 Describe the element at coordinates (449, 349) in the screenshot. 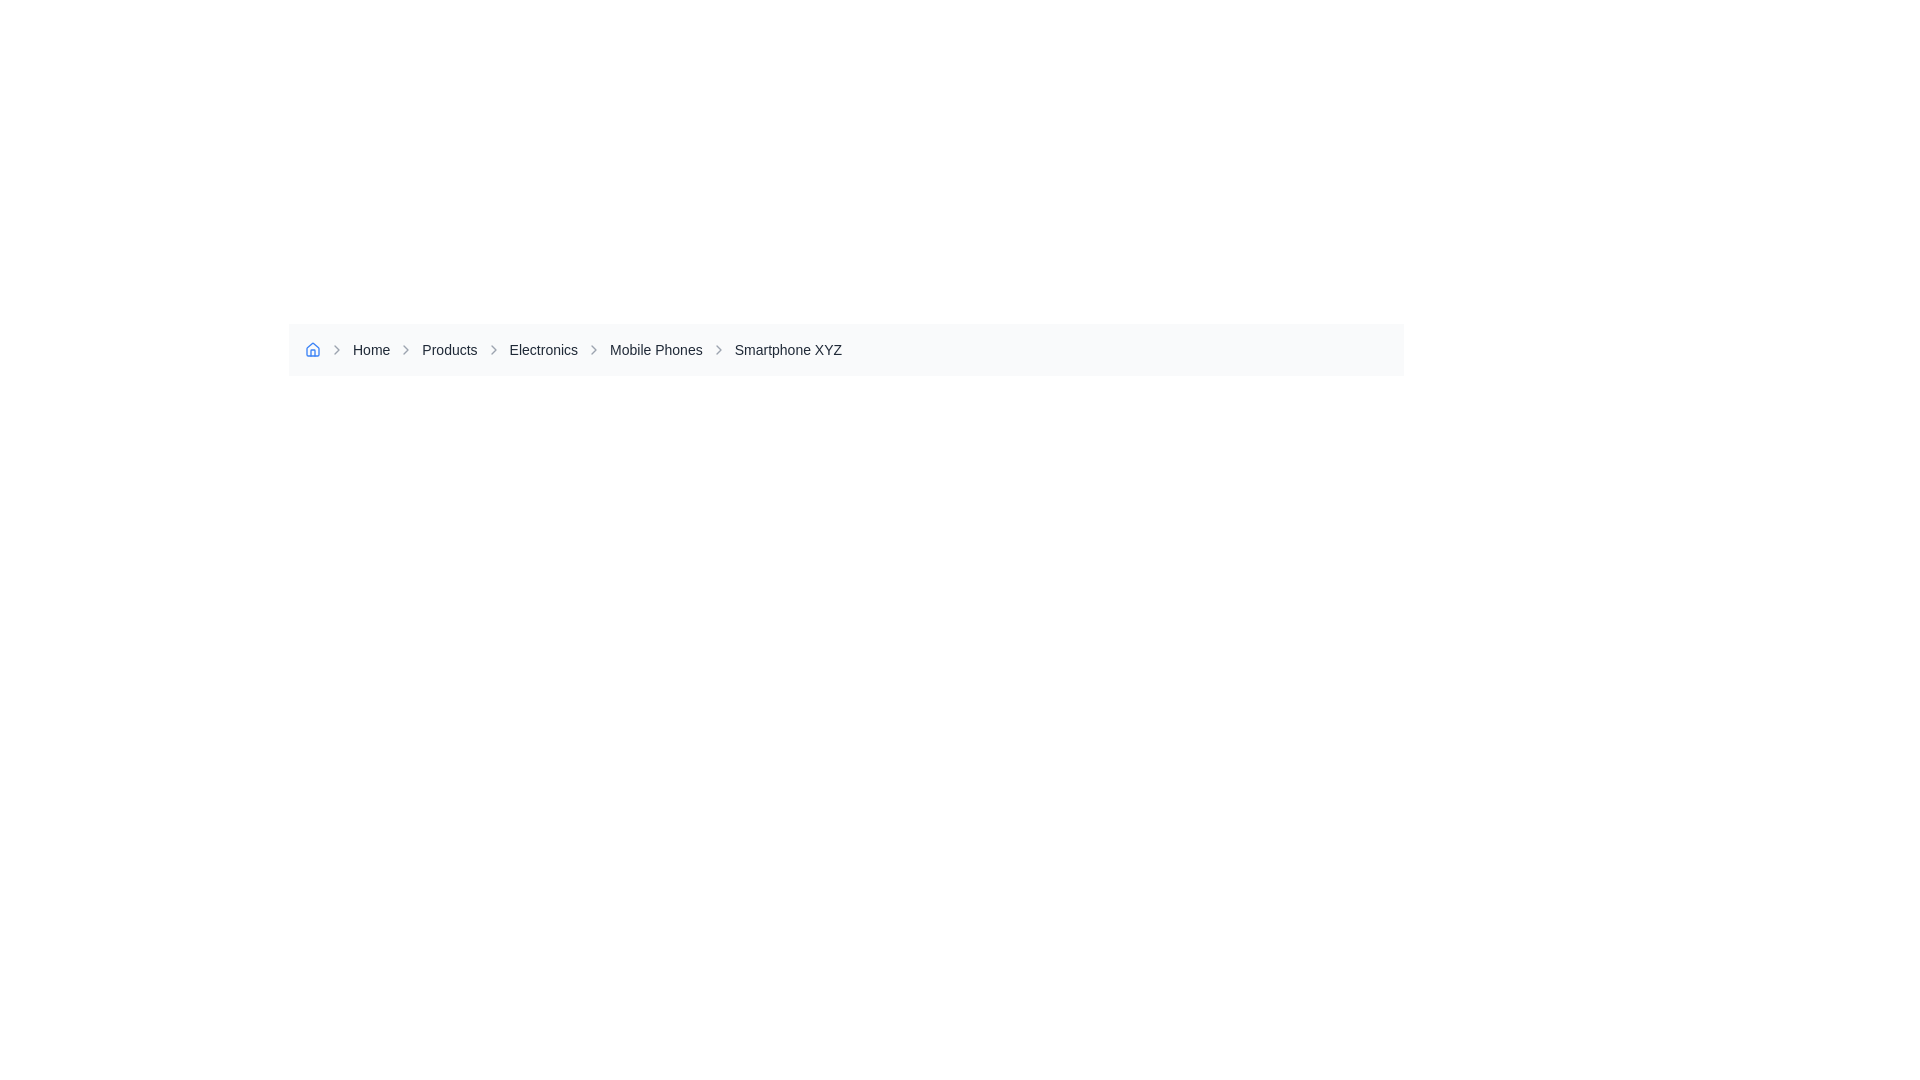

I see `the 'Products' hyperlink in the breadcrumb navigation bar to change its color to blue` at that location.